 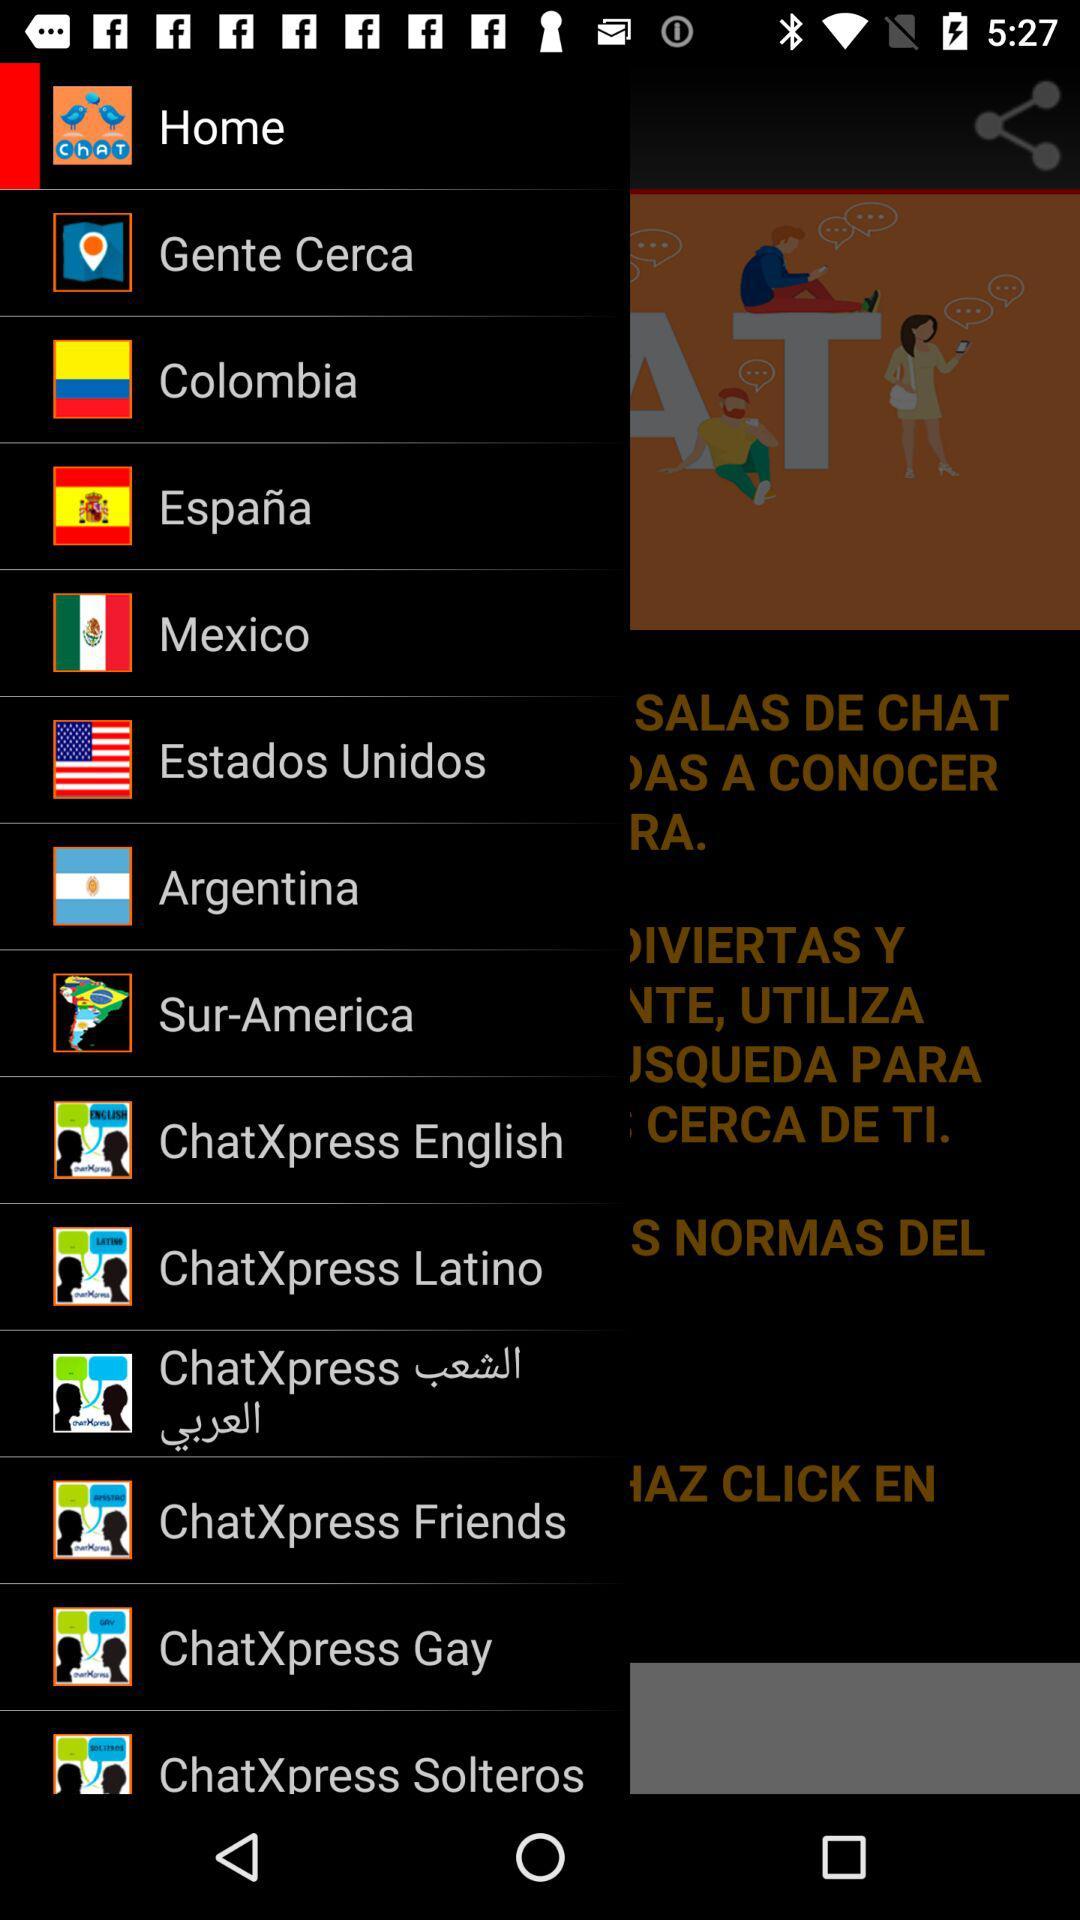 What do you see at coordinates (381, 1751) in the screenshot?
I see `chatxpress solteros icon` at bounding box center [381, 1751].